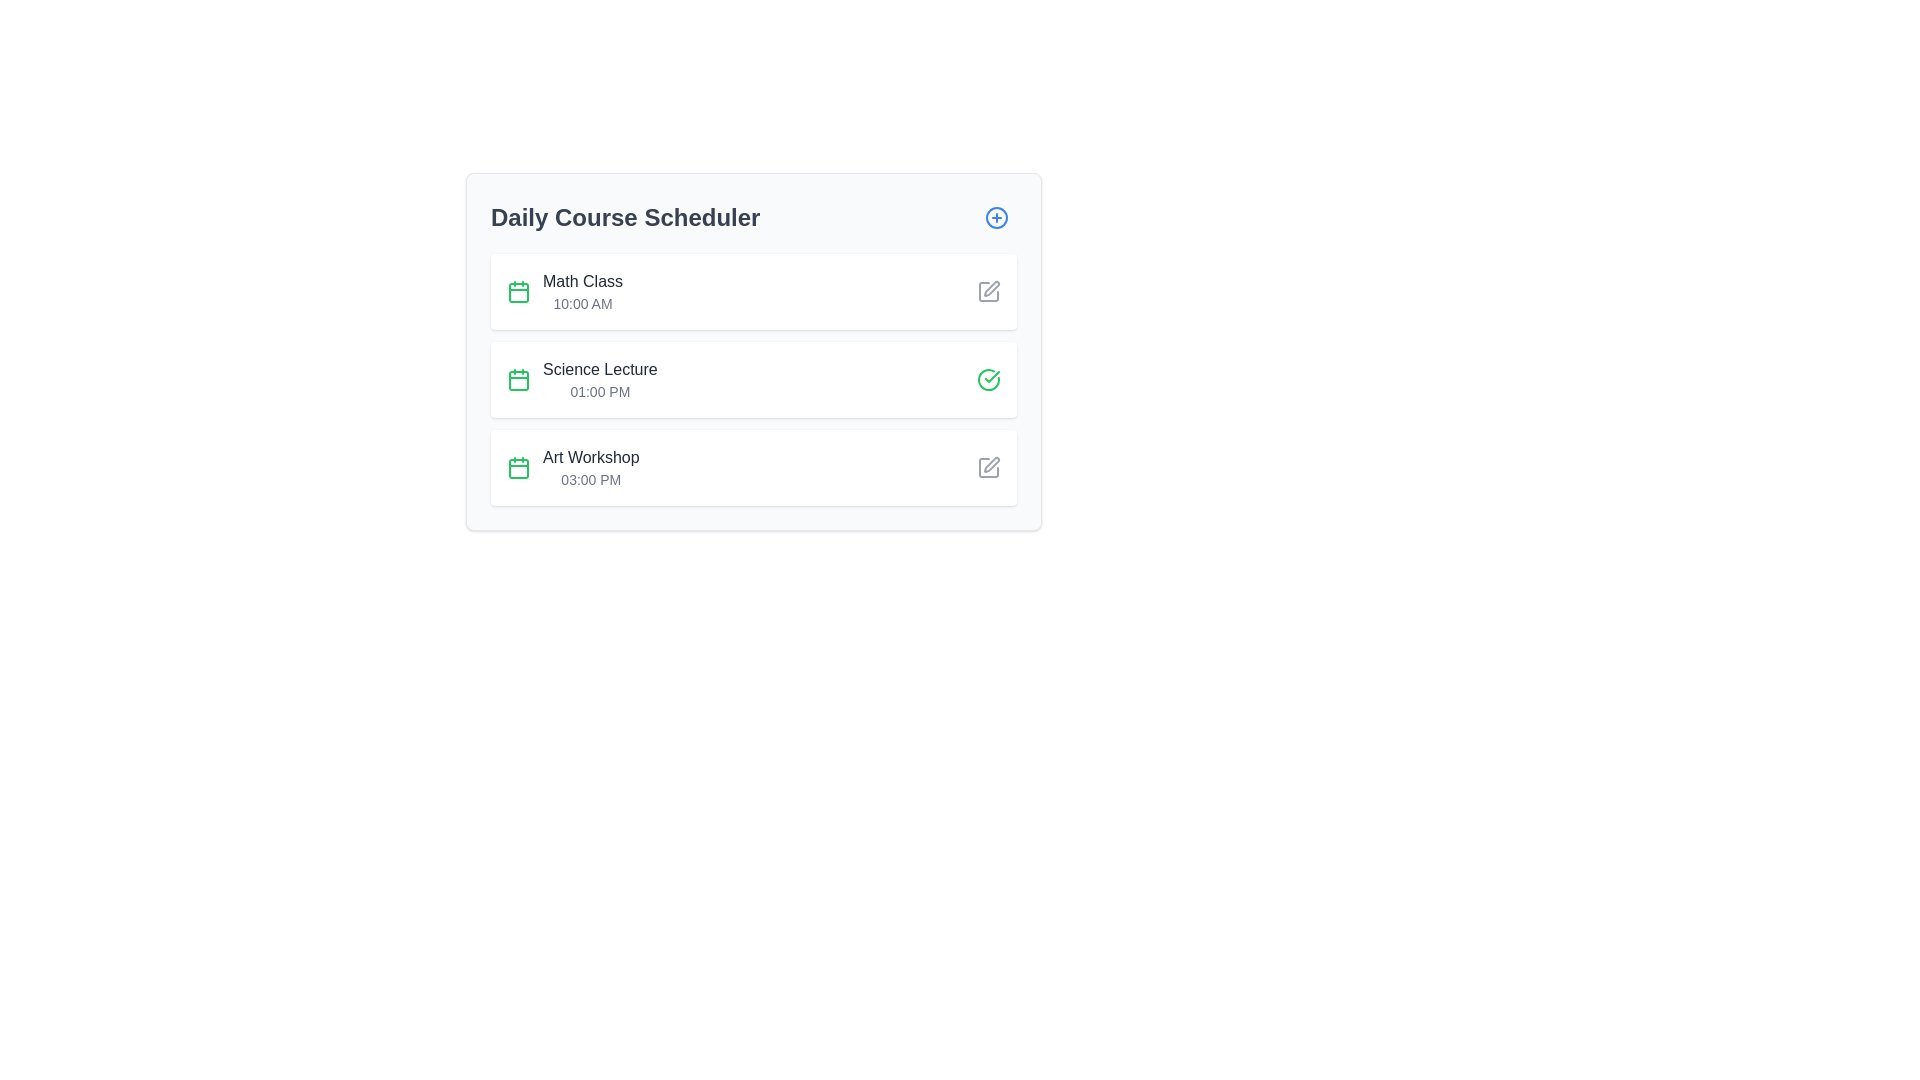 This screenshot has width=1920, height=1080. I want to click on the event list item displaying 'Science Lecture' with a calendar icon, located within the 'Daily Course Scheduler', so click(581, 380).